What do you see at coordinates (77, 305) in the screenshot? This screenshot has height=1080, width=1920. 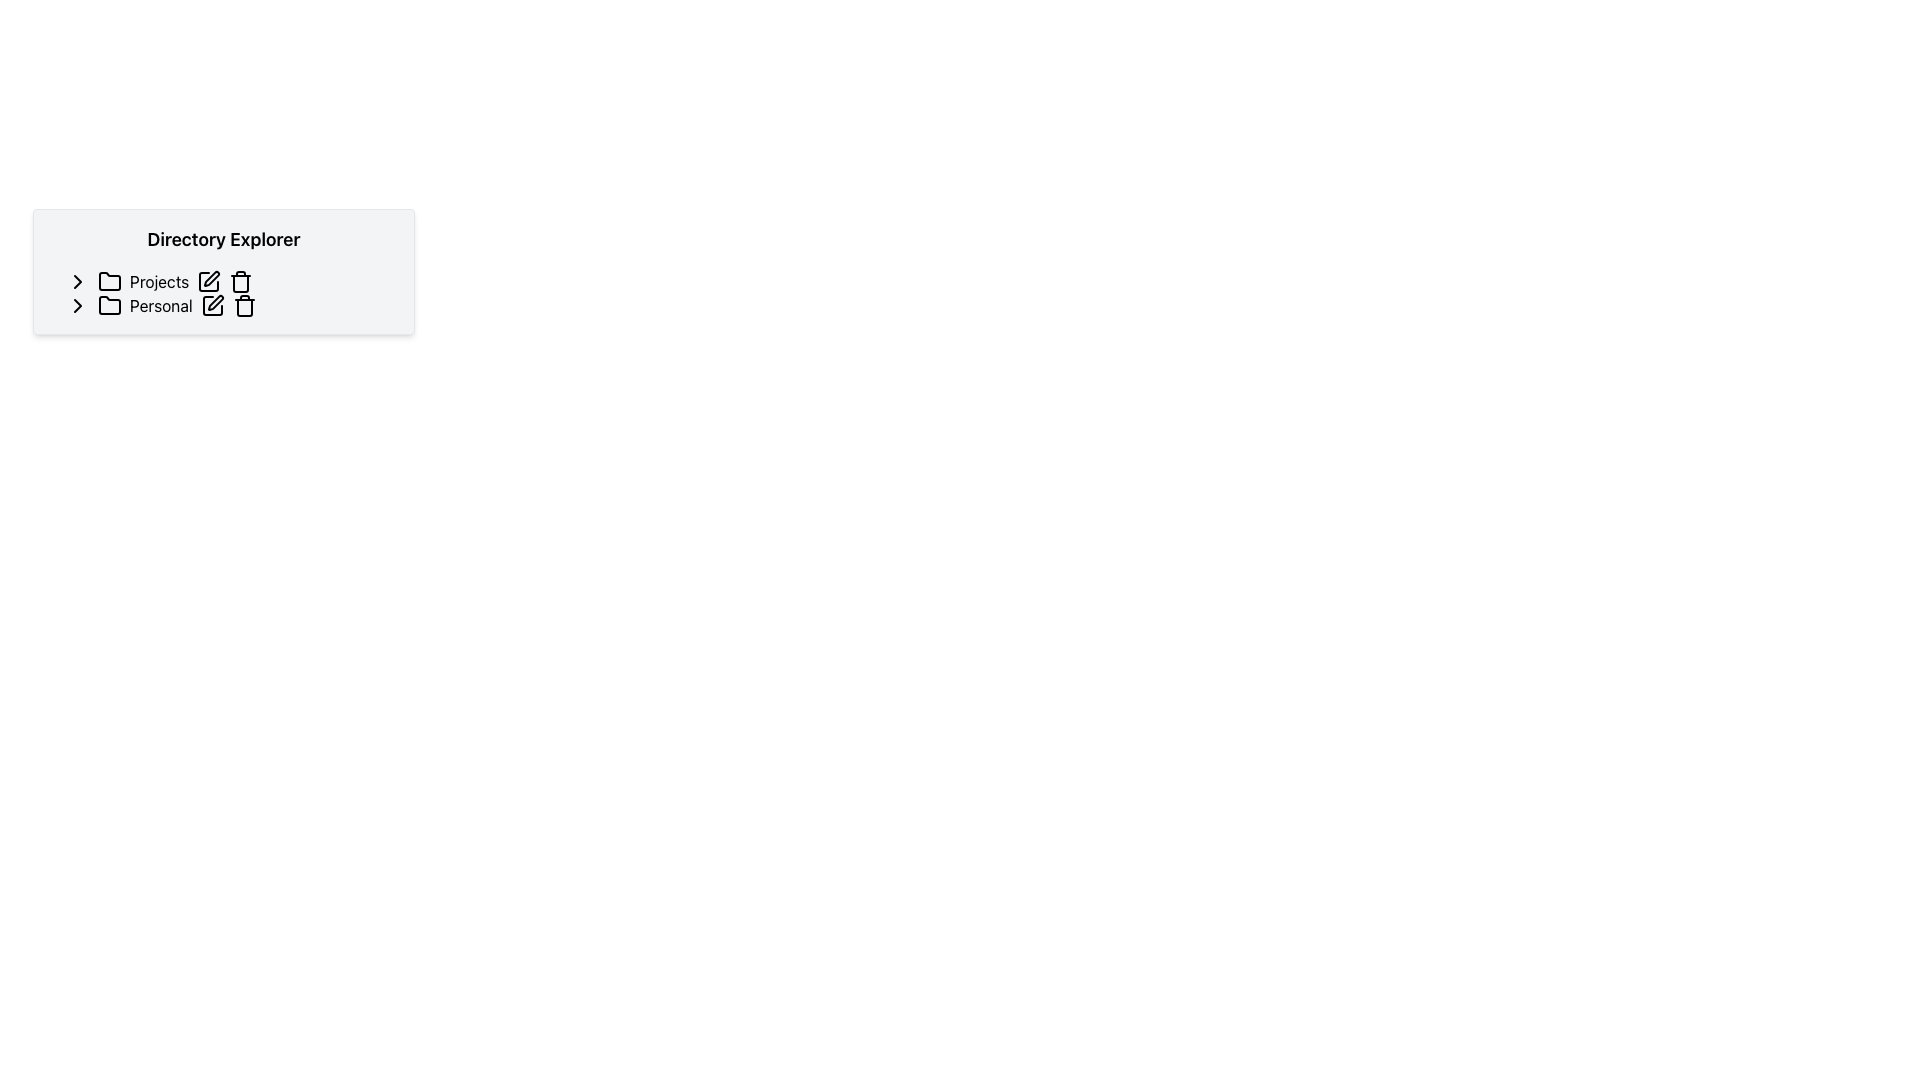 I see `the right-facing chevron icon located to the far left of the 'Personal' group` at bounding box center [77, 305].